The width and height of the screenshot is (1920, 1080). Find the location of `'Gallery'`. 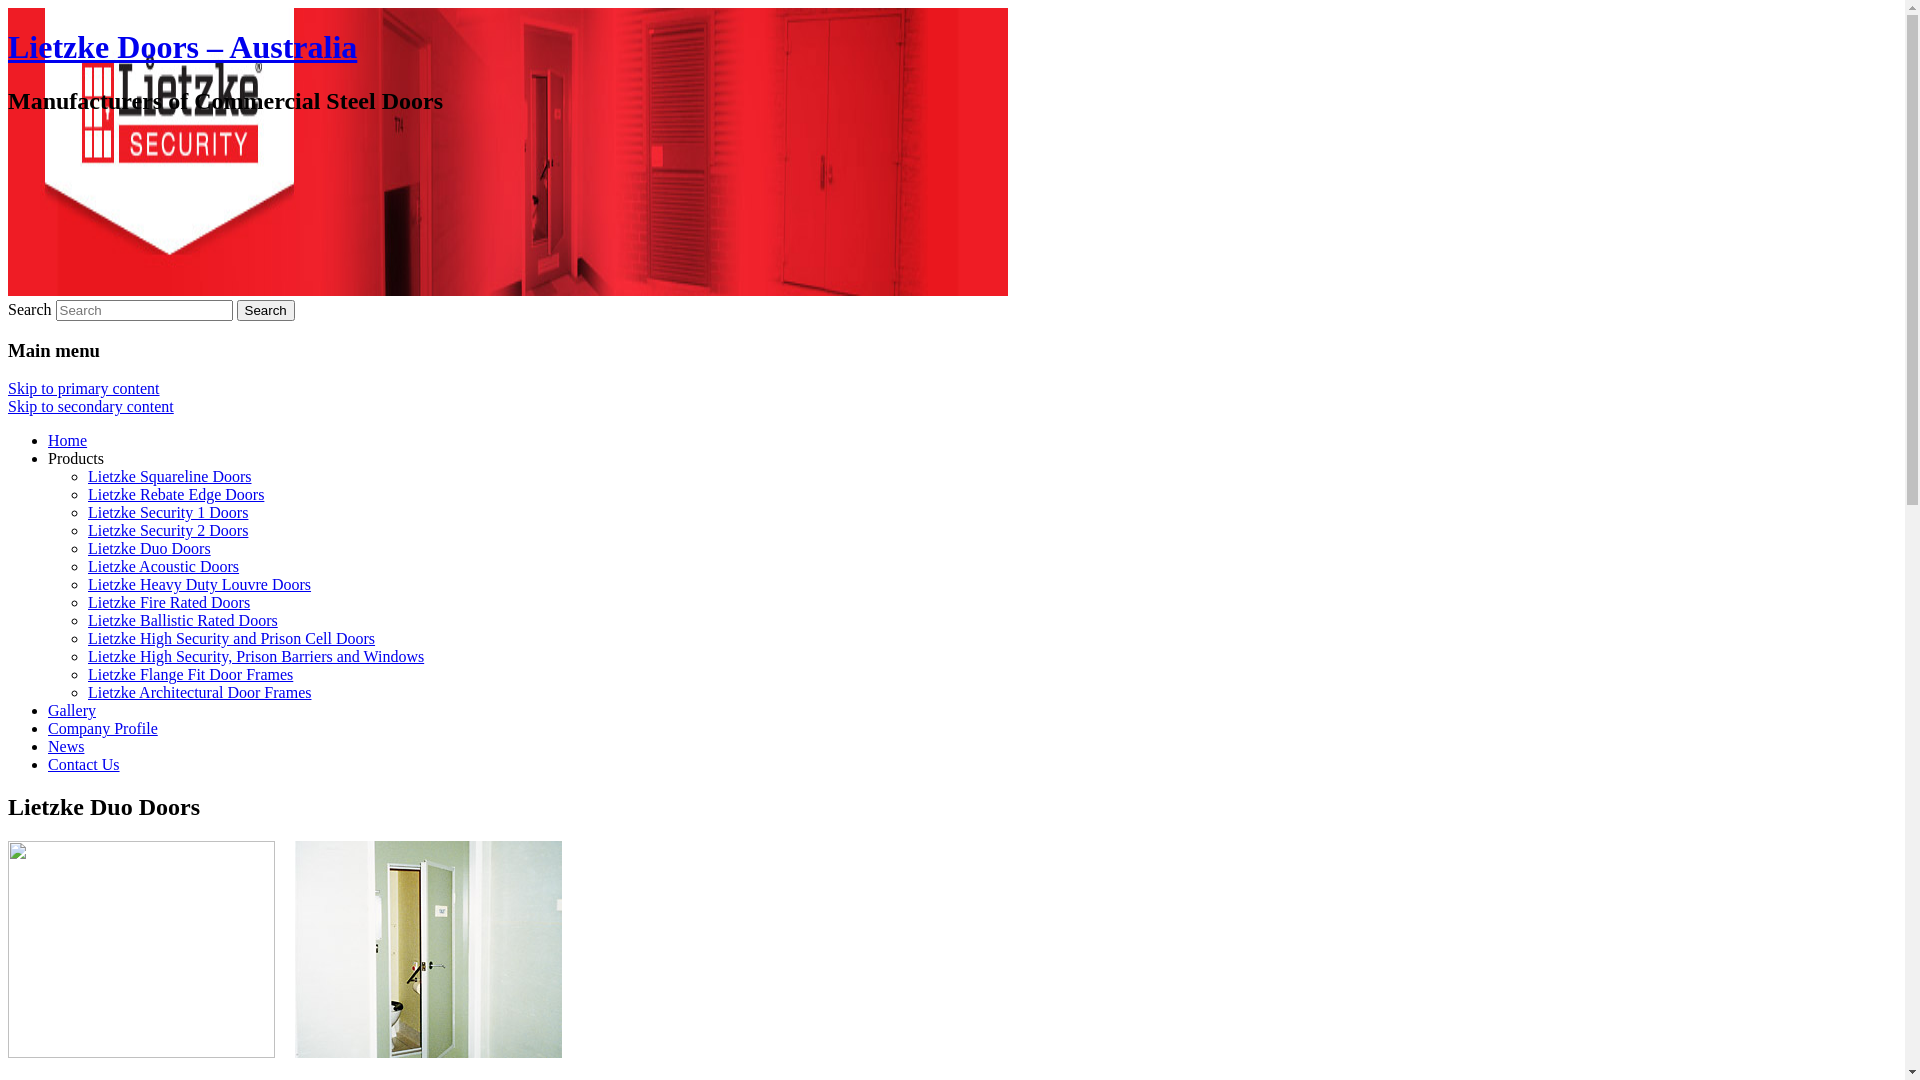

'Gallery' is located at coordinates (72, 709).